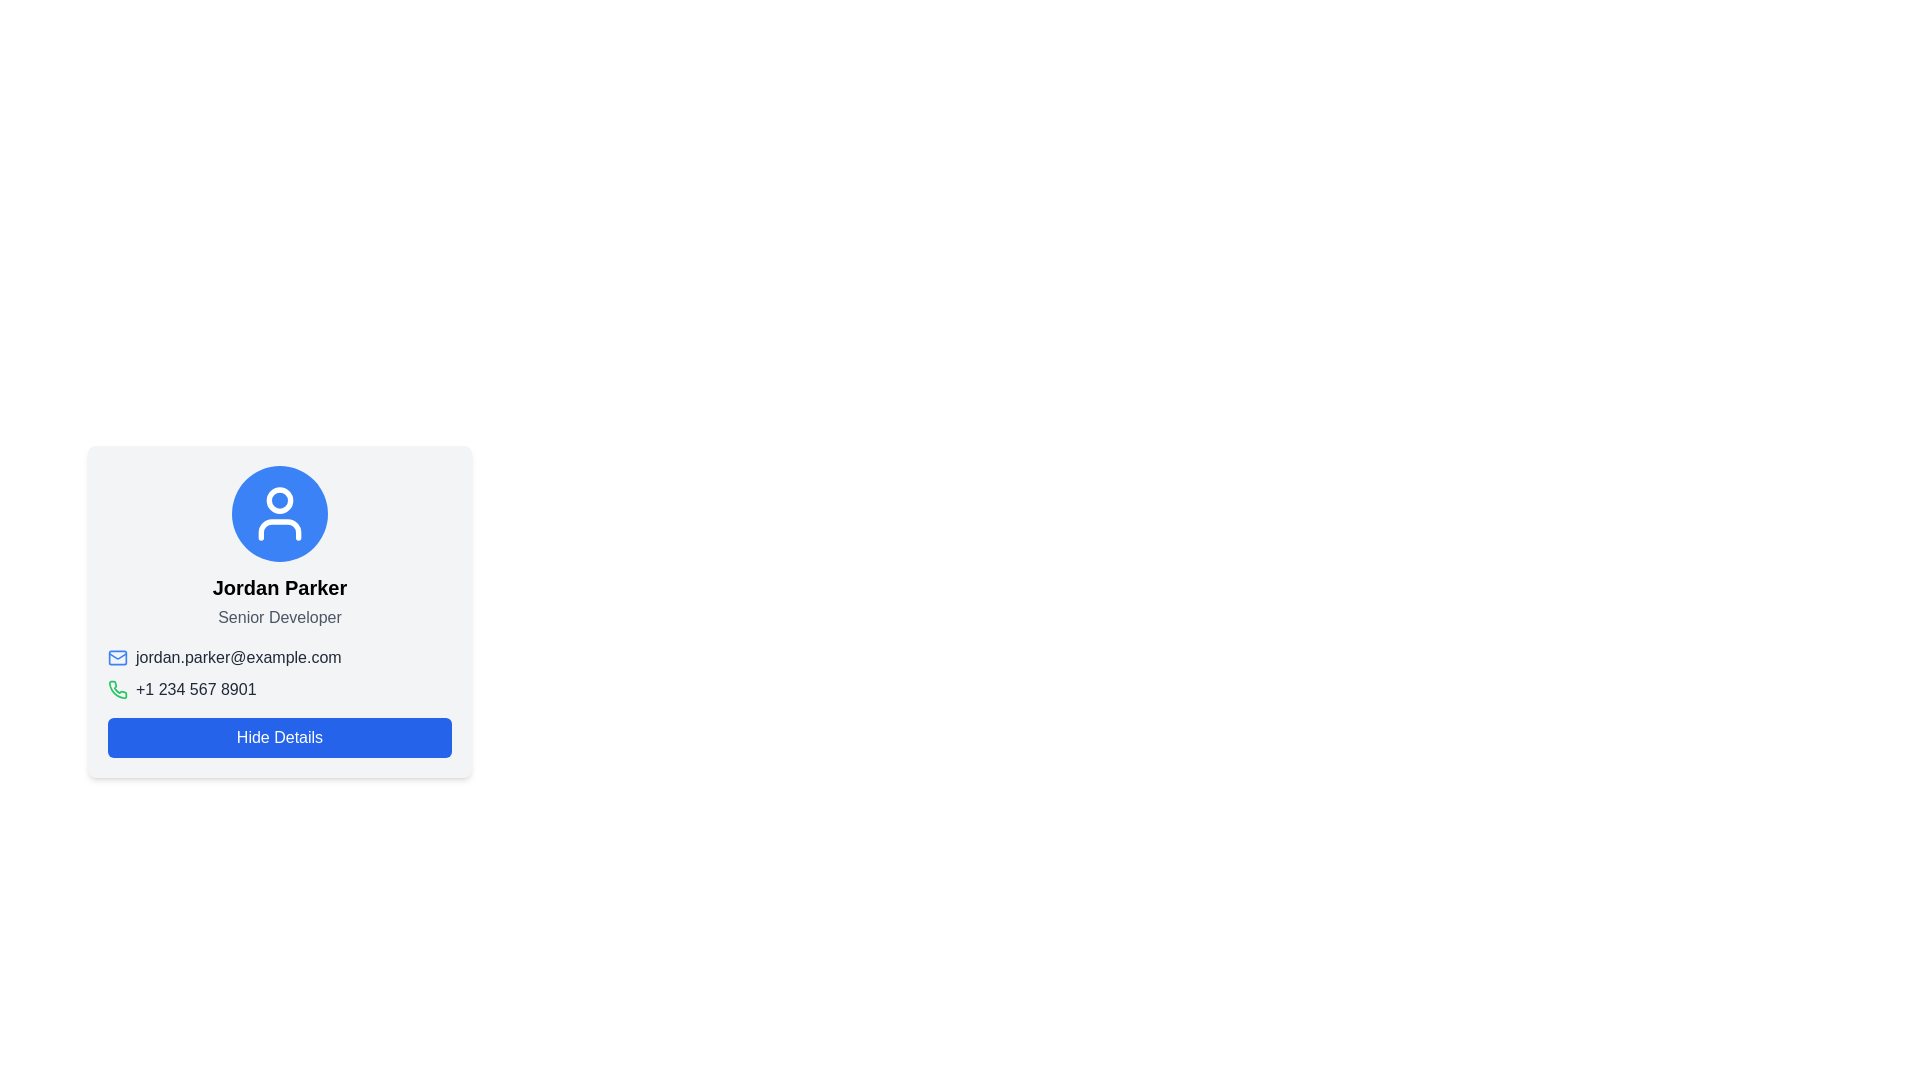 This screenshot has width=1920, height=1080. I want to click on the green outlined phone icon located in the lower part of the contact card to initiate a phone call, so click(117, 689).